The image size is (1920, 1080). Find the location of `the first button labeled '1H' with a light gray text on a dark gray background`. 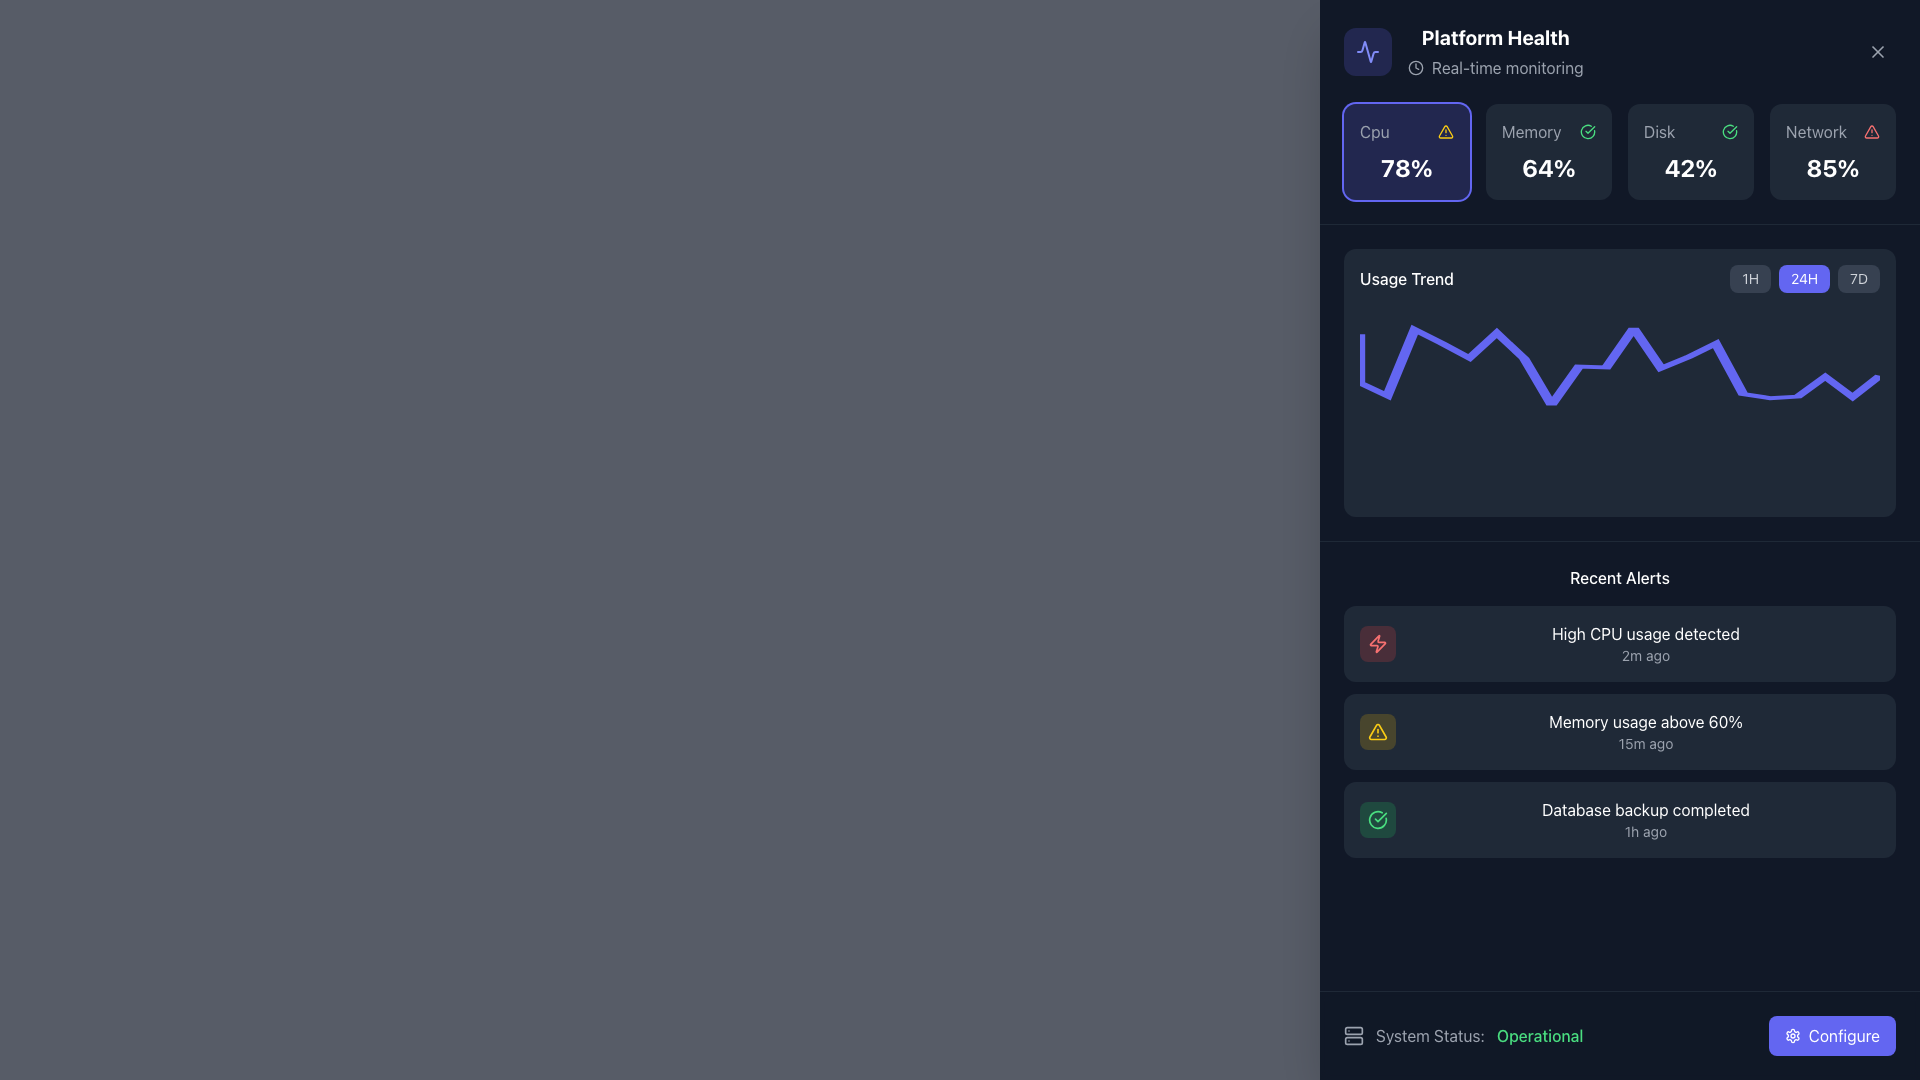

the first button labeled '1H' with a light gray text on a dark gray background is located at coordinates (1749, 278).